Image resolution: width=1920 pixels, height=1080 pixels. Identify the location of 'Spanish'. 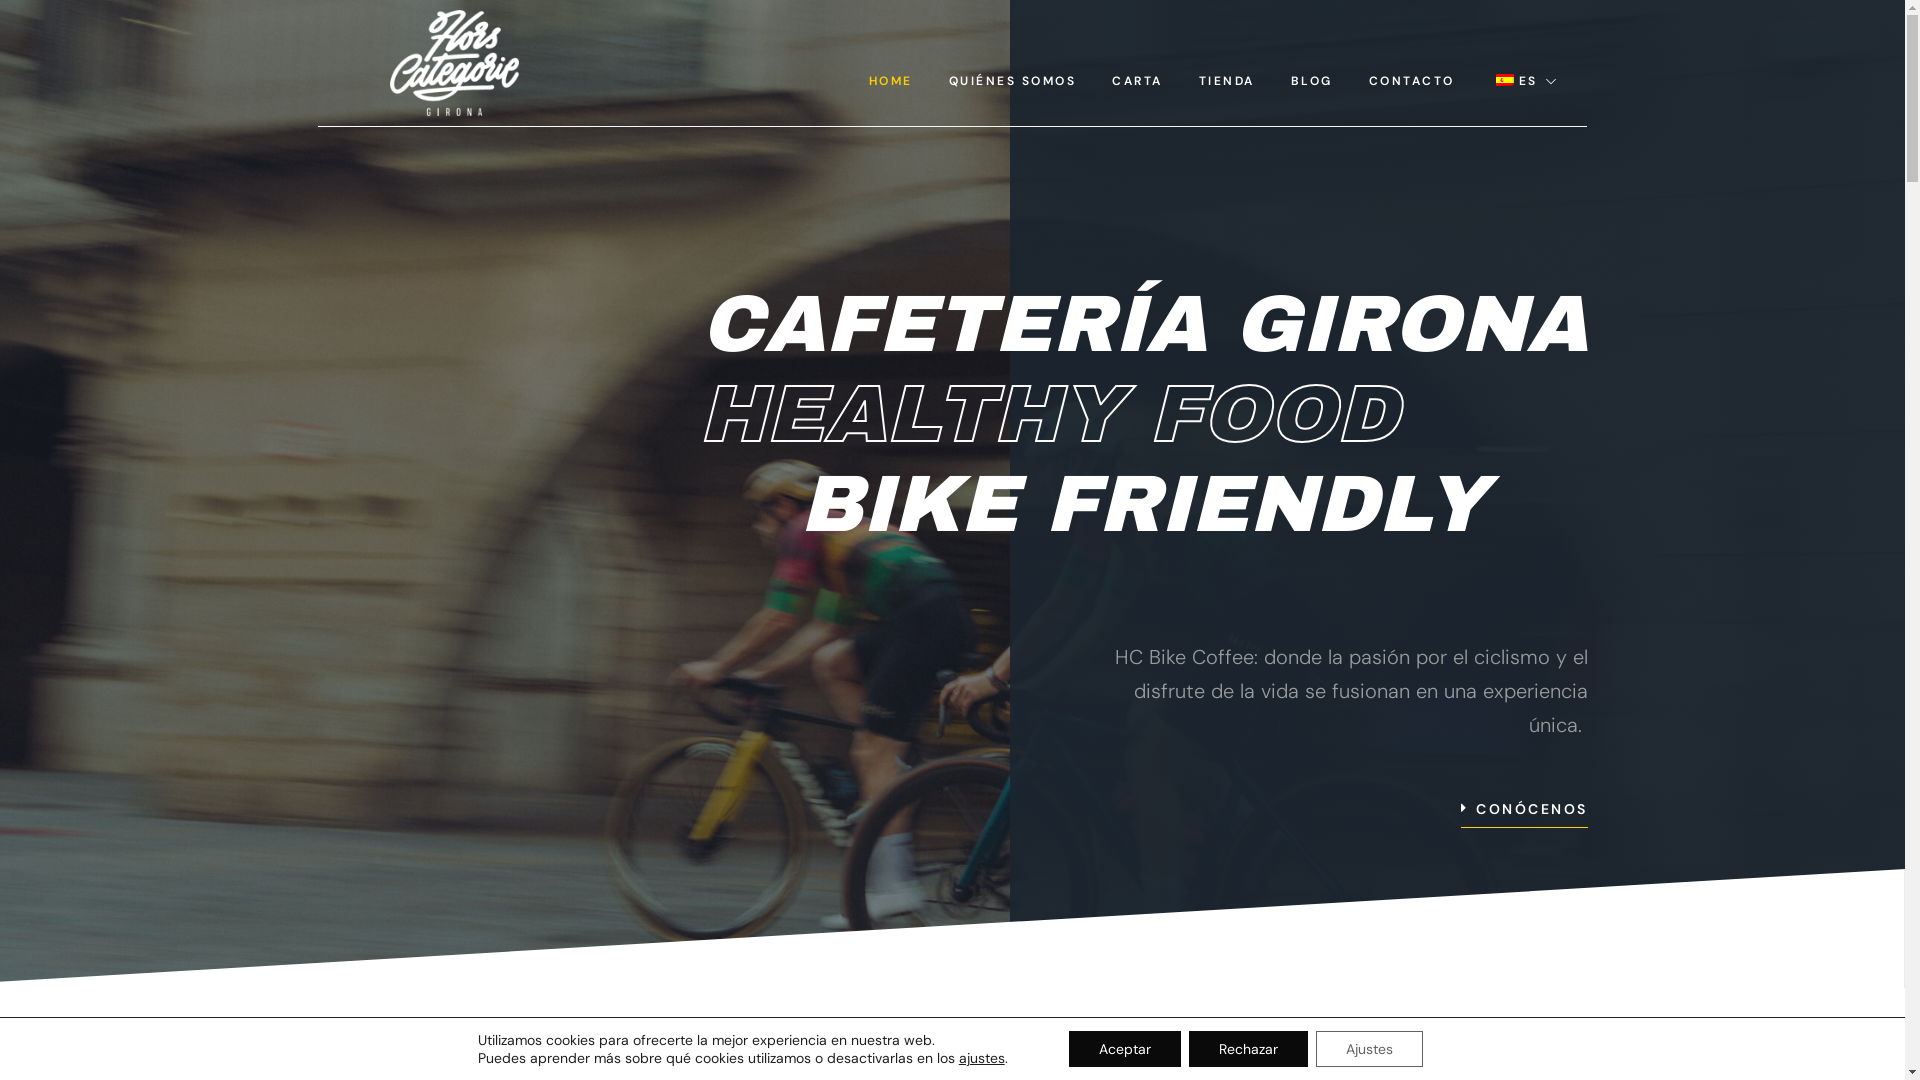
(1505, 79).